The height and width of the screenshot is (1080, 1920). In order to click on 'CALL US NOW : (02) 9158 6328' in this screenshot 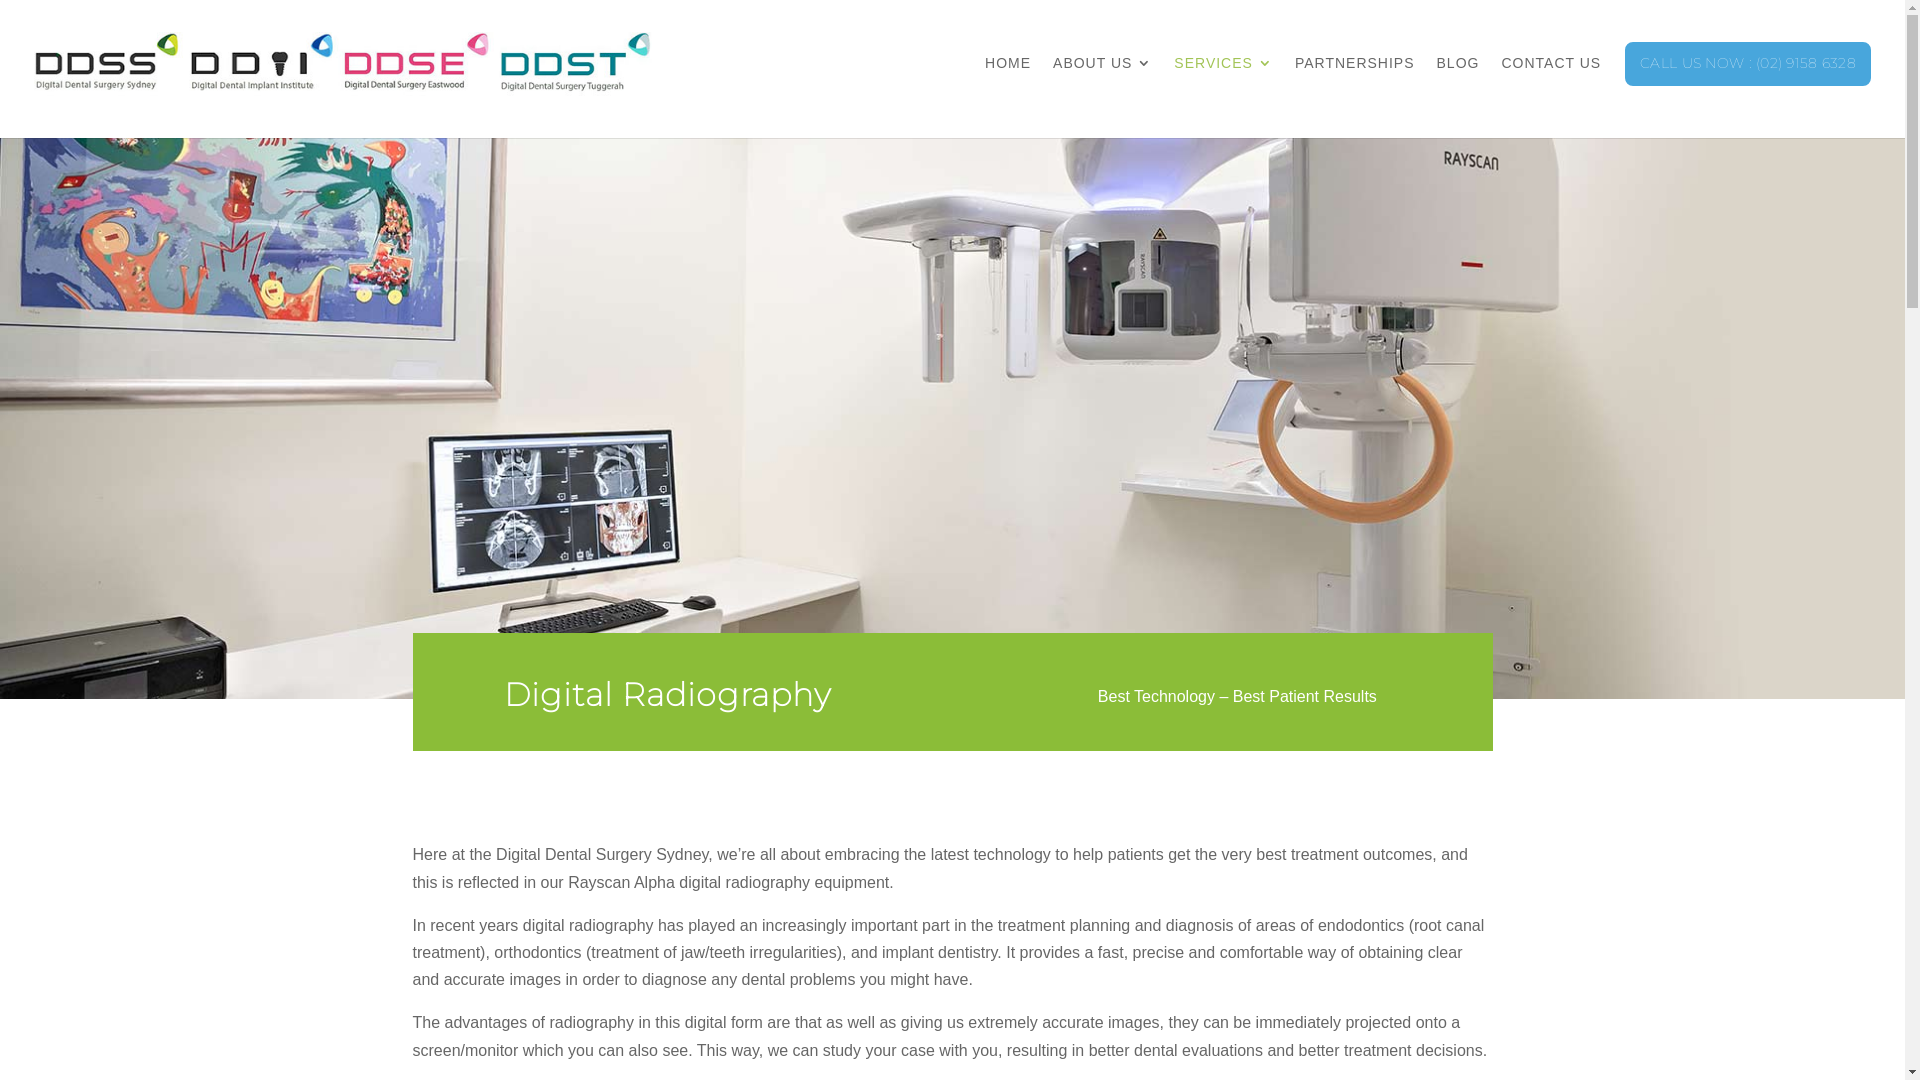, I will do `click(1746, 83)`.